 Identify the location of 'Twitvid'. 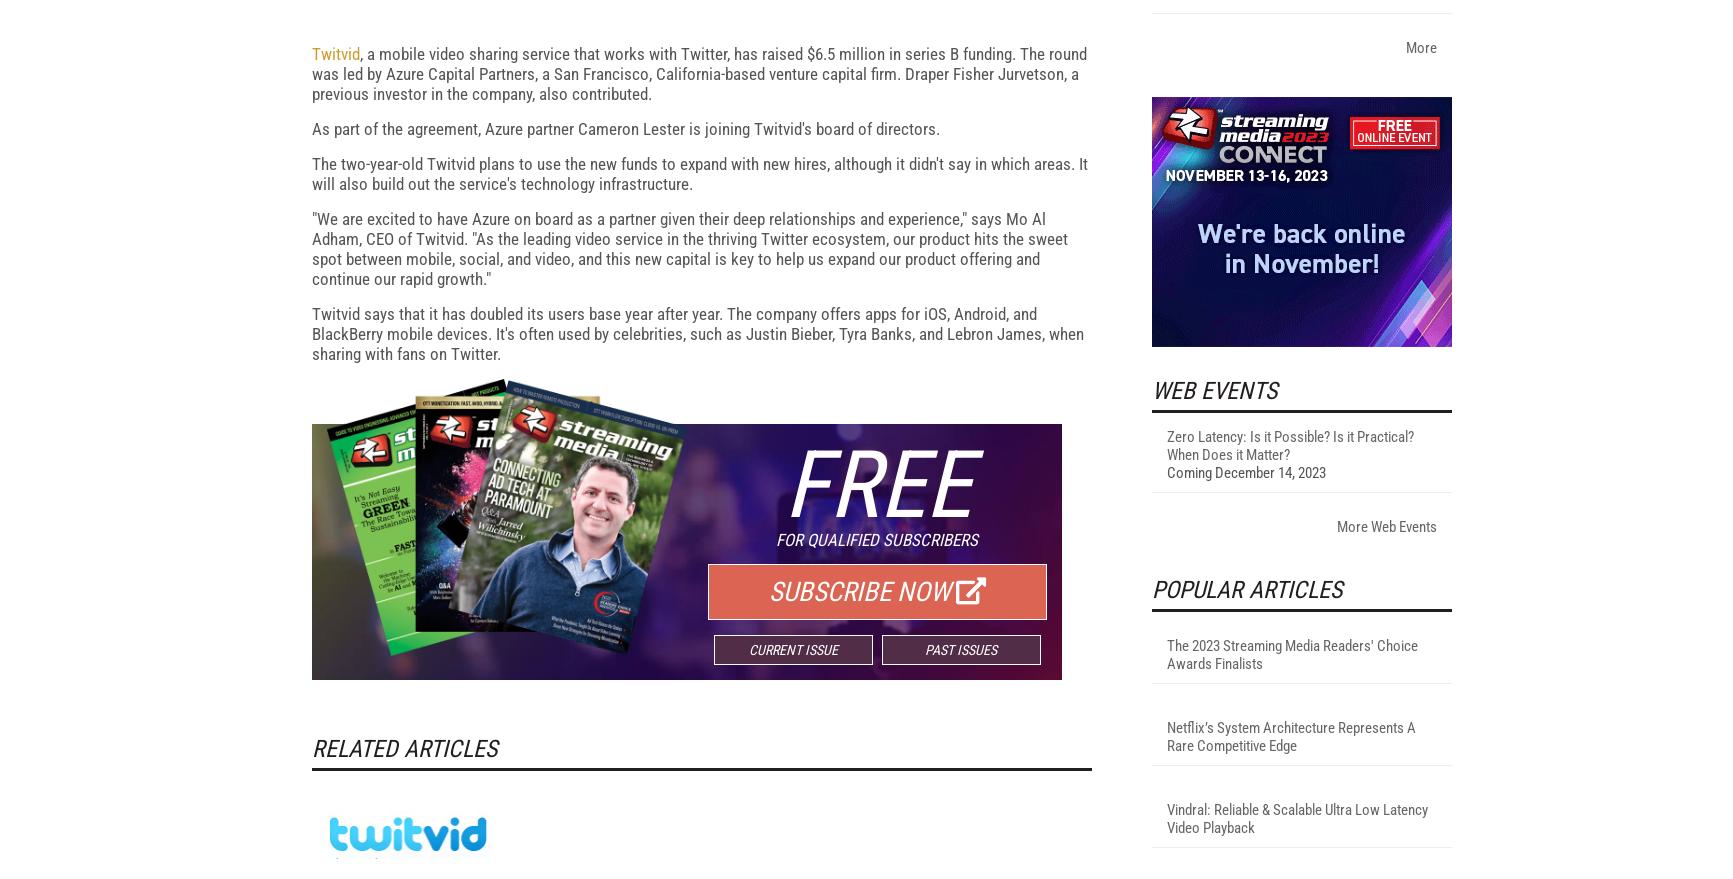
(333, 315).